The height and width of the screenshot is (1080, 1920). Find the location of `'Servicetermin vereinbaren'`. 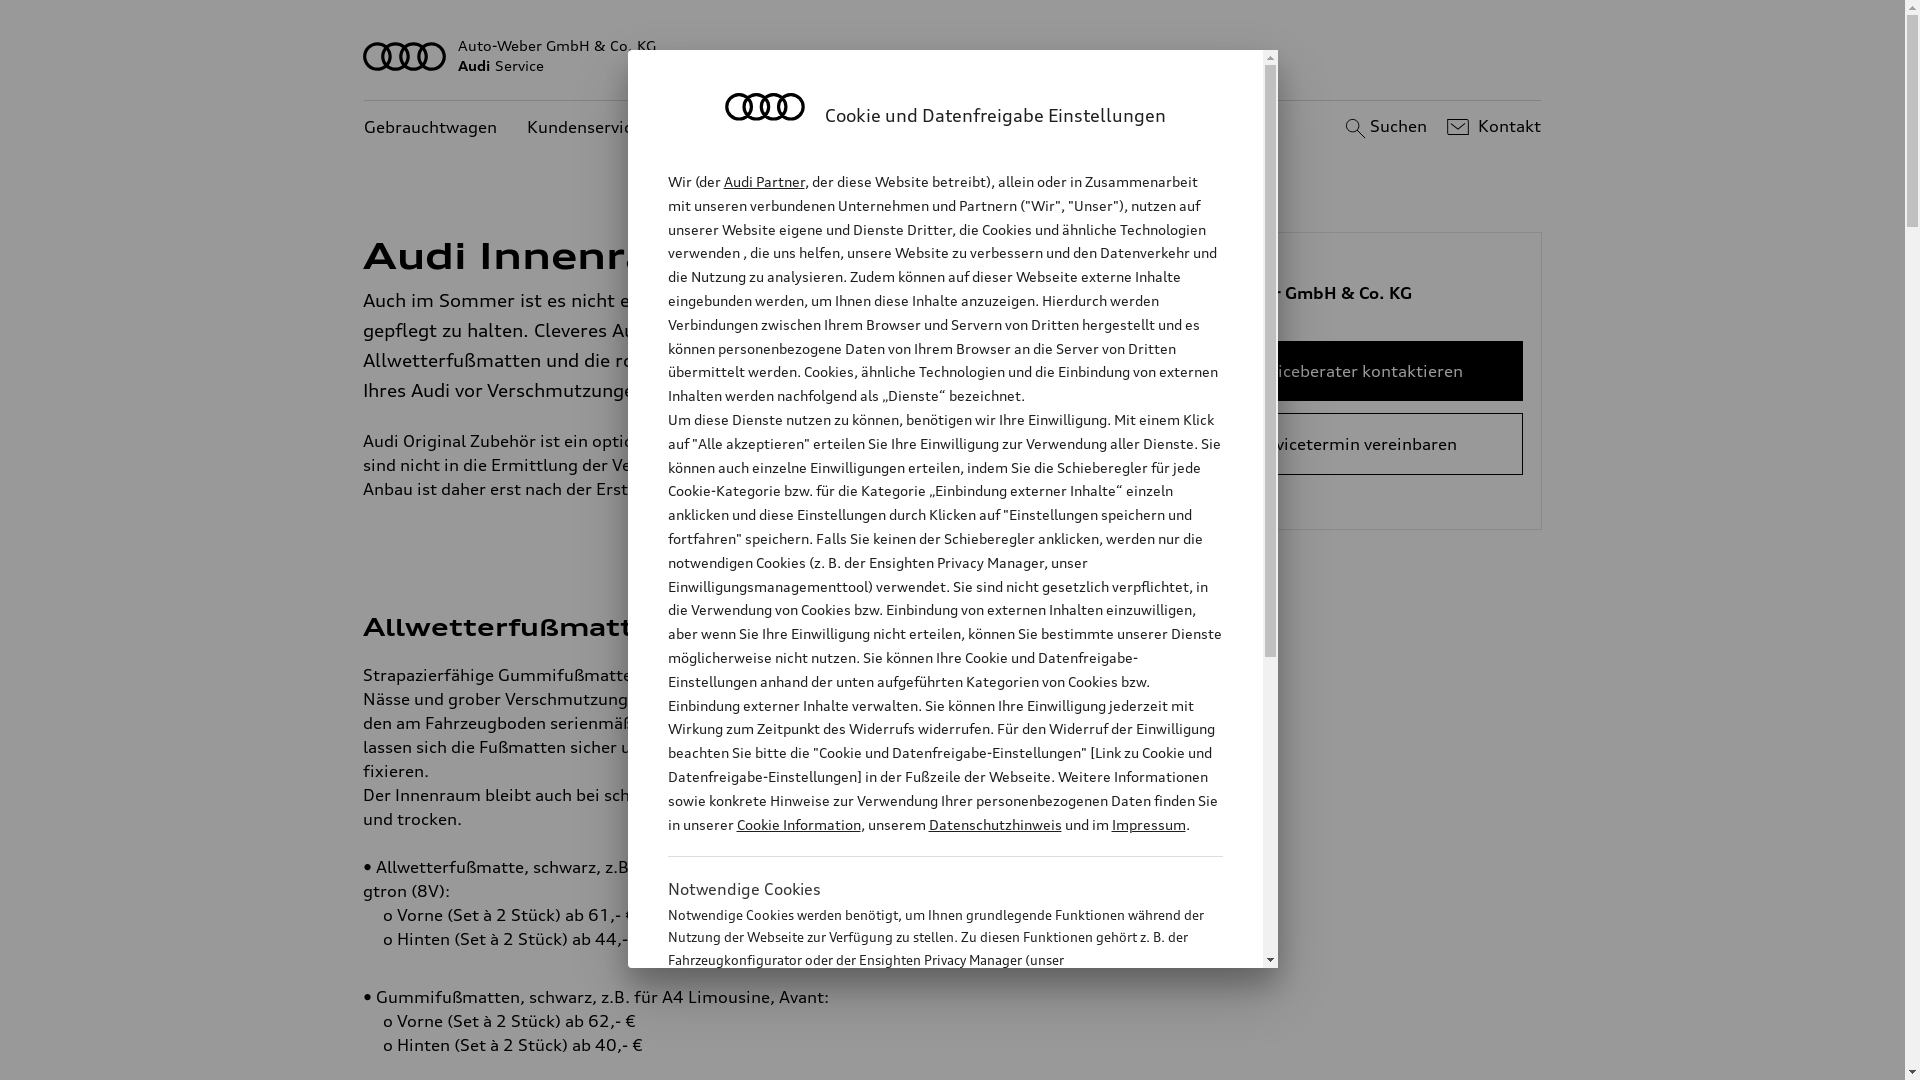

'Servicetermin vereinbaren' is located at coordinates (1353, 442).